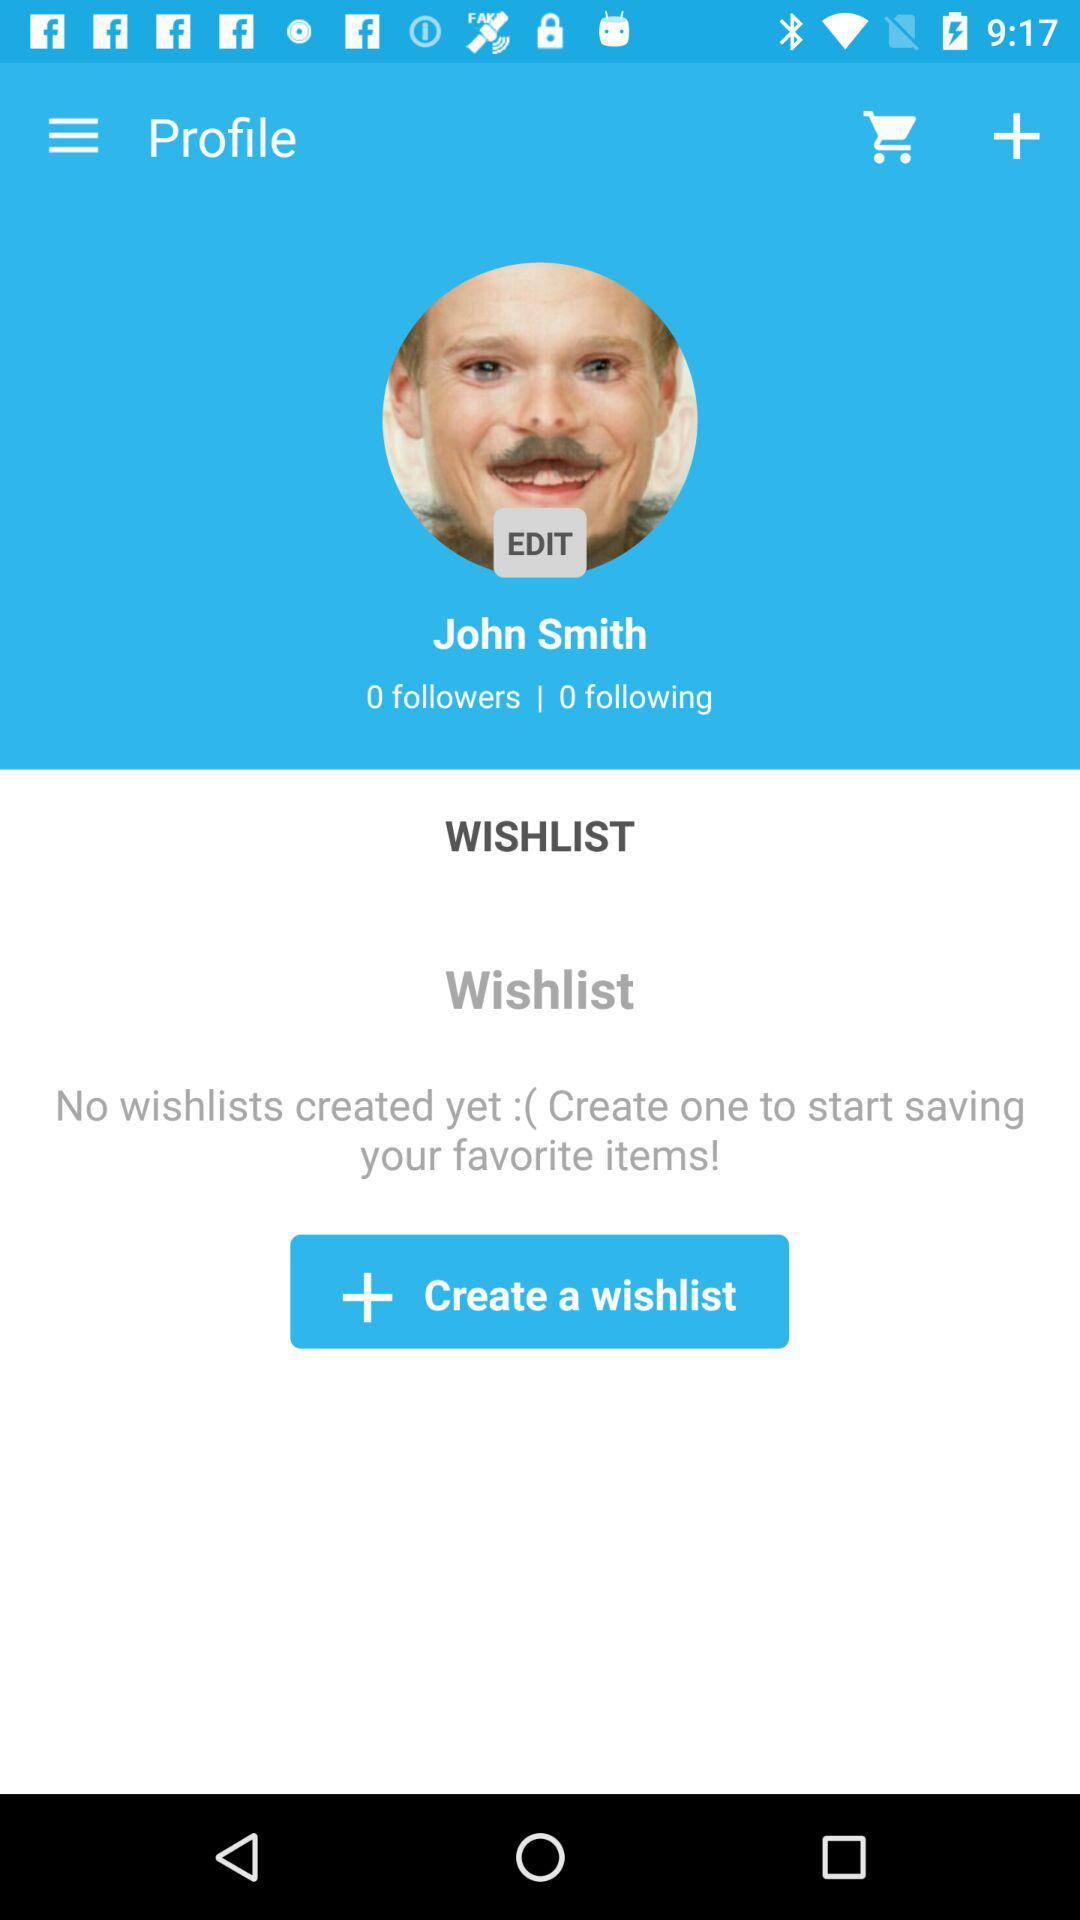 Image resolution: width=1080 pixels, height=1920 pixels. What do you see at coordinates (540, 1128) in the screenshot?
I see `no wishlists created` at bounding box center [540, 1128].